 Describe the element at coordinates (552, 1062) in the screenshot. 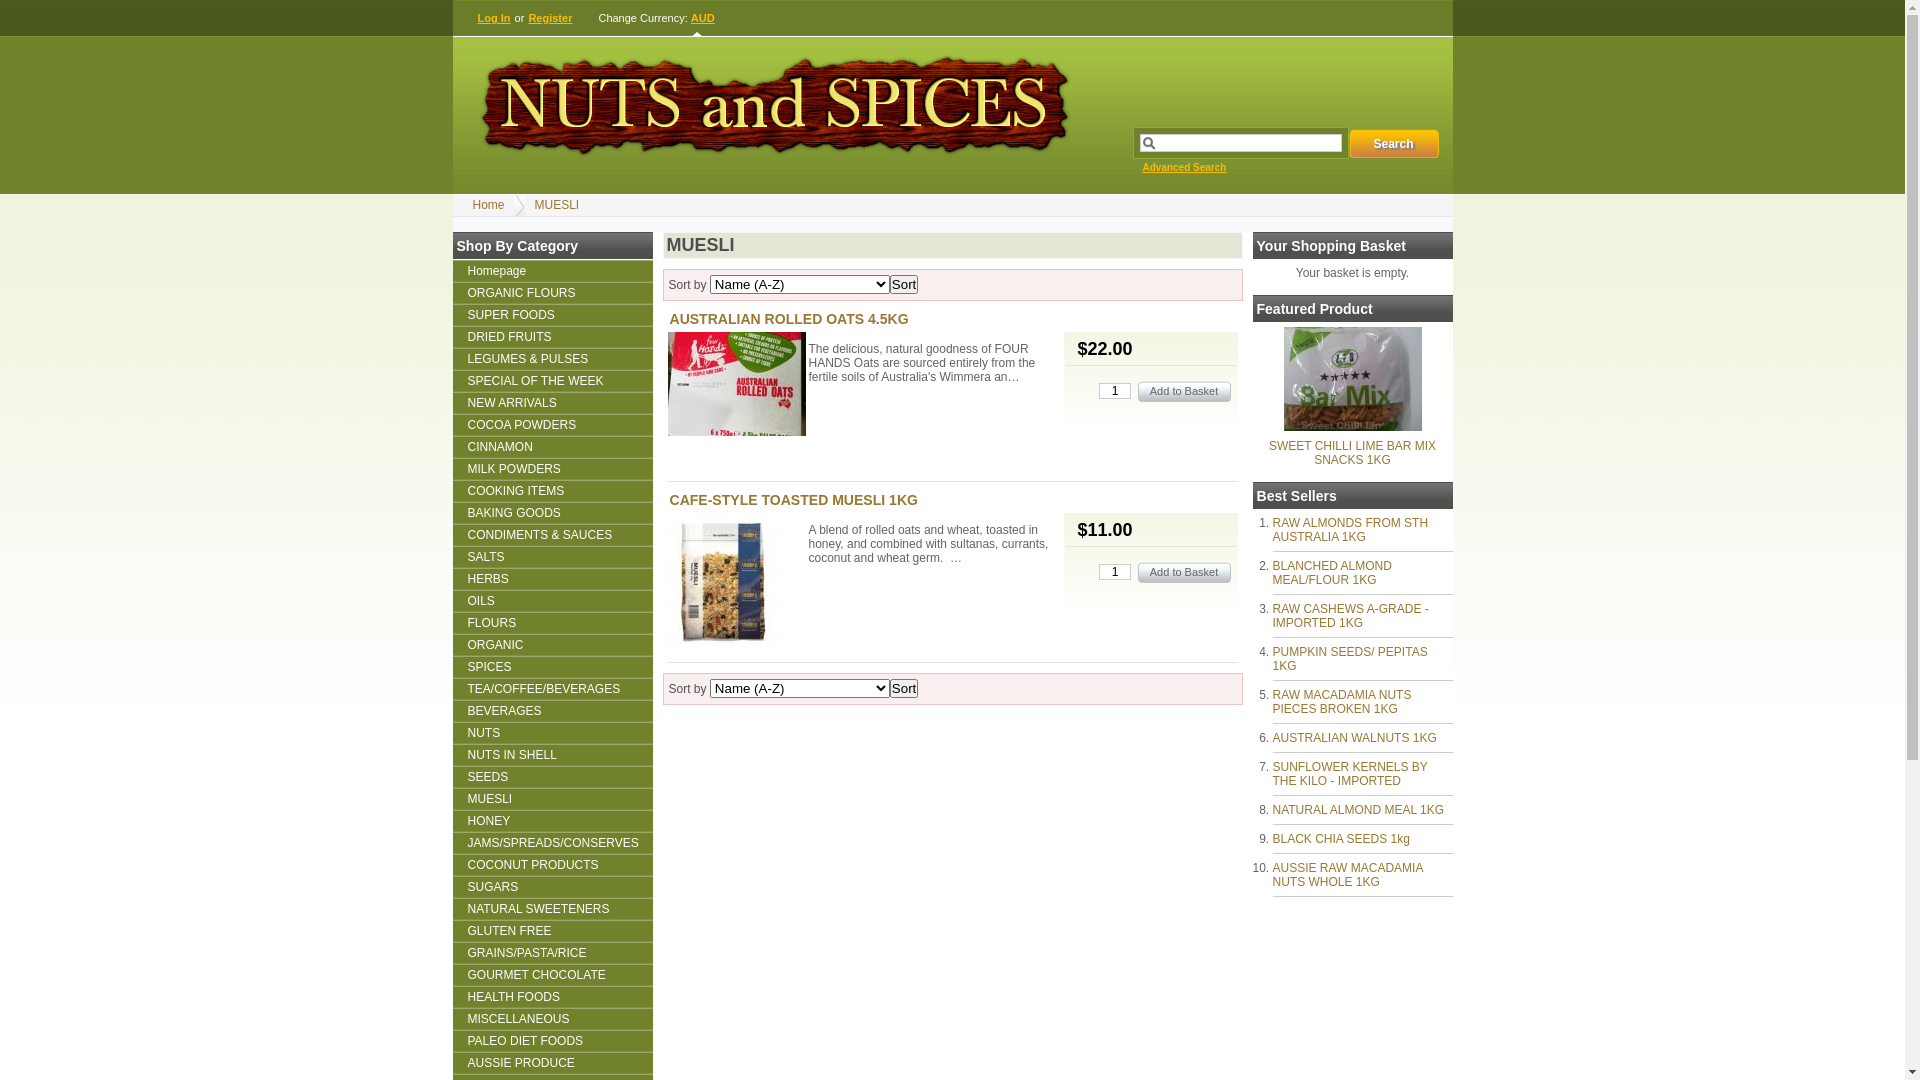

I see `'AUSSIE PRODUCE'` at that location.